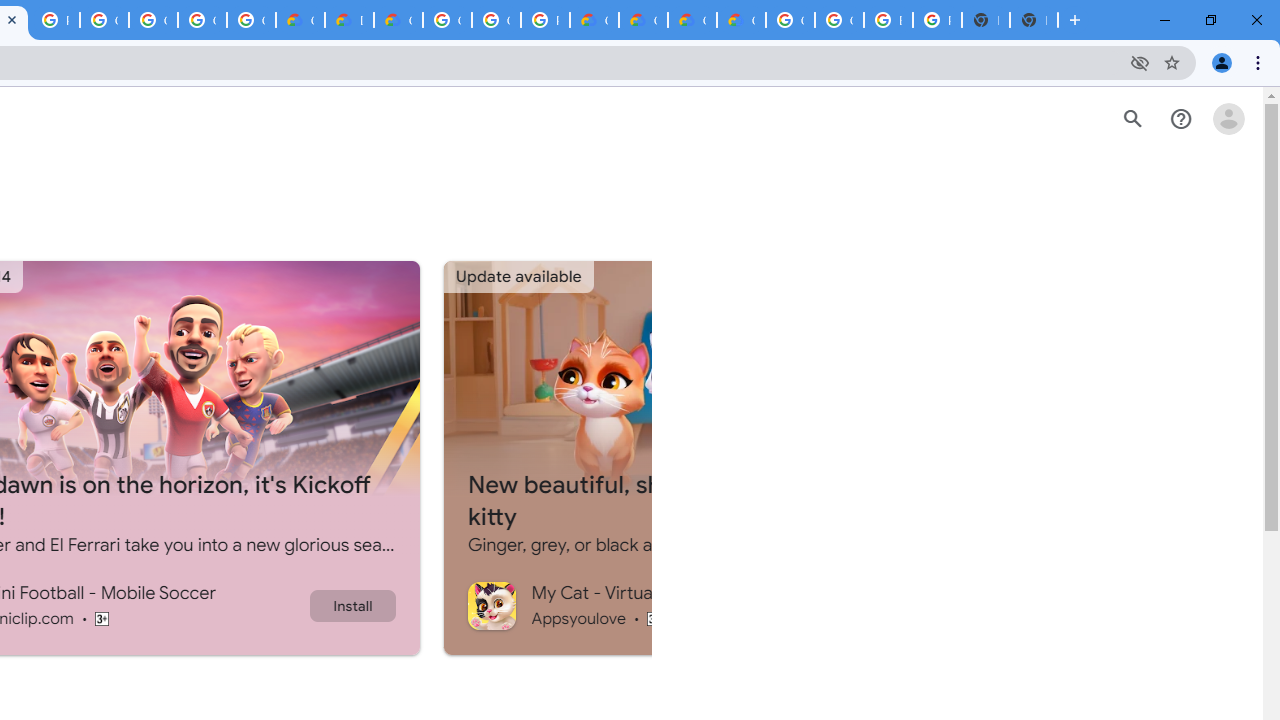 The height and width of the screenshot is (720, 1280). I want to click on 'Google Cloud Pricing Calculator', so click(692, 20).